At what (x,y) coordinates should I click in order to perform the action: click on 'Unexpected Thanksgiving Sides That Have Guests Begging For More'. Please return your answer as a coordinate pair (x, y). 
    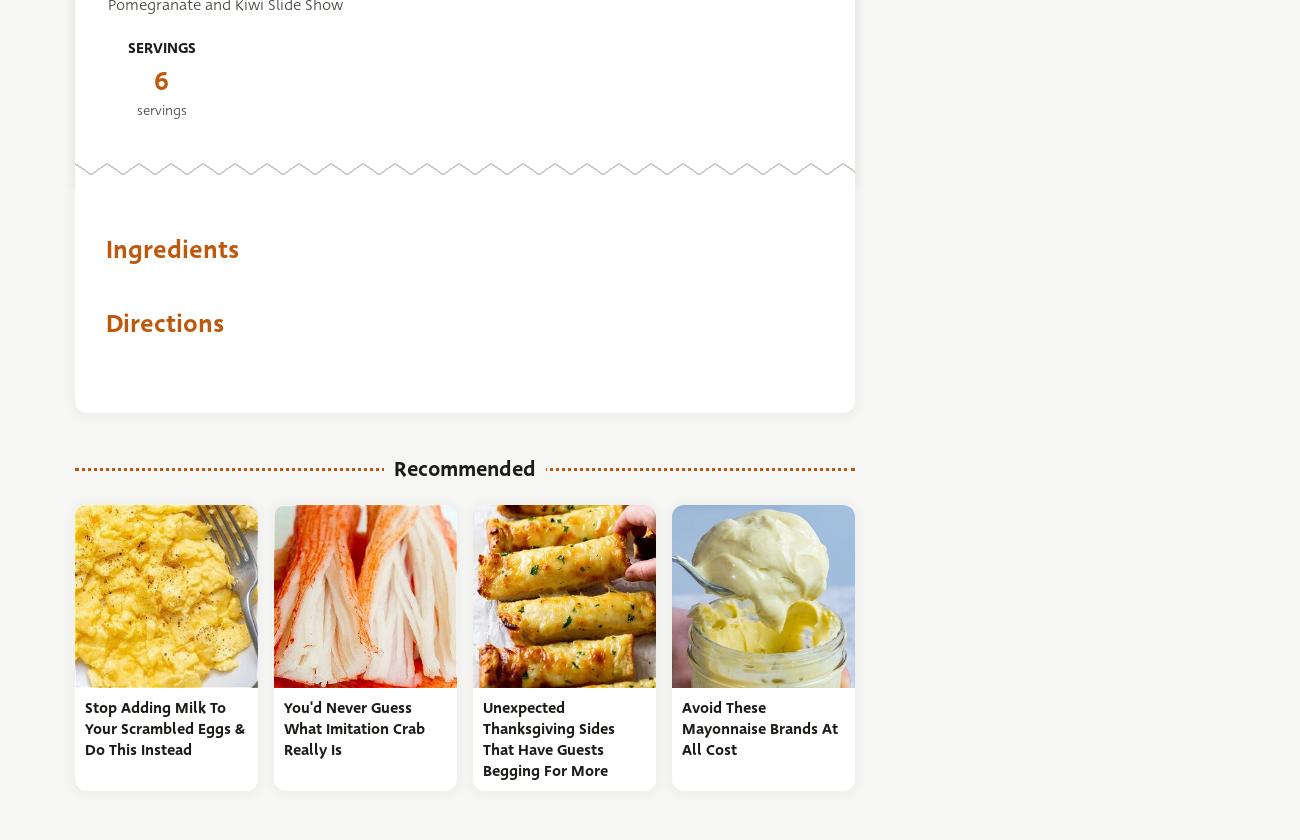
    Looking at the image, I should click on (546, 739).